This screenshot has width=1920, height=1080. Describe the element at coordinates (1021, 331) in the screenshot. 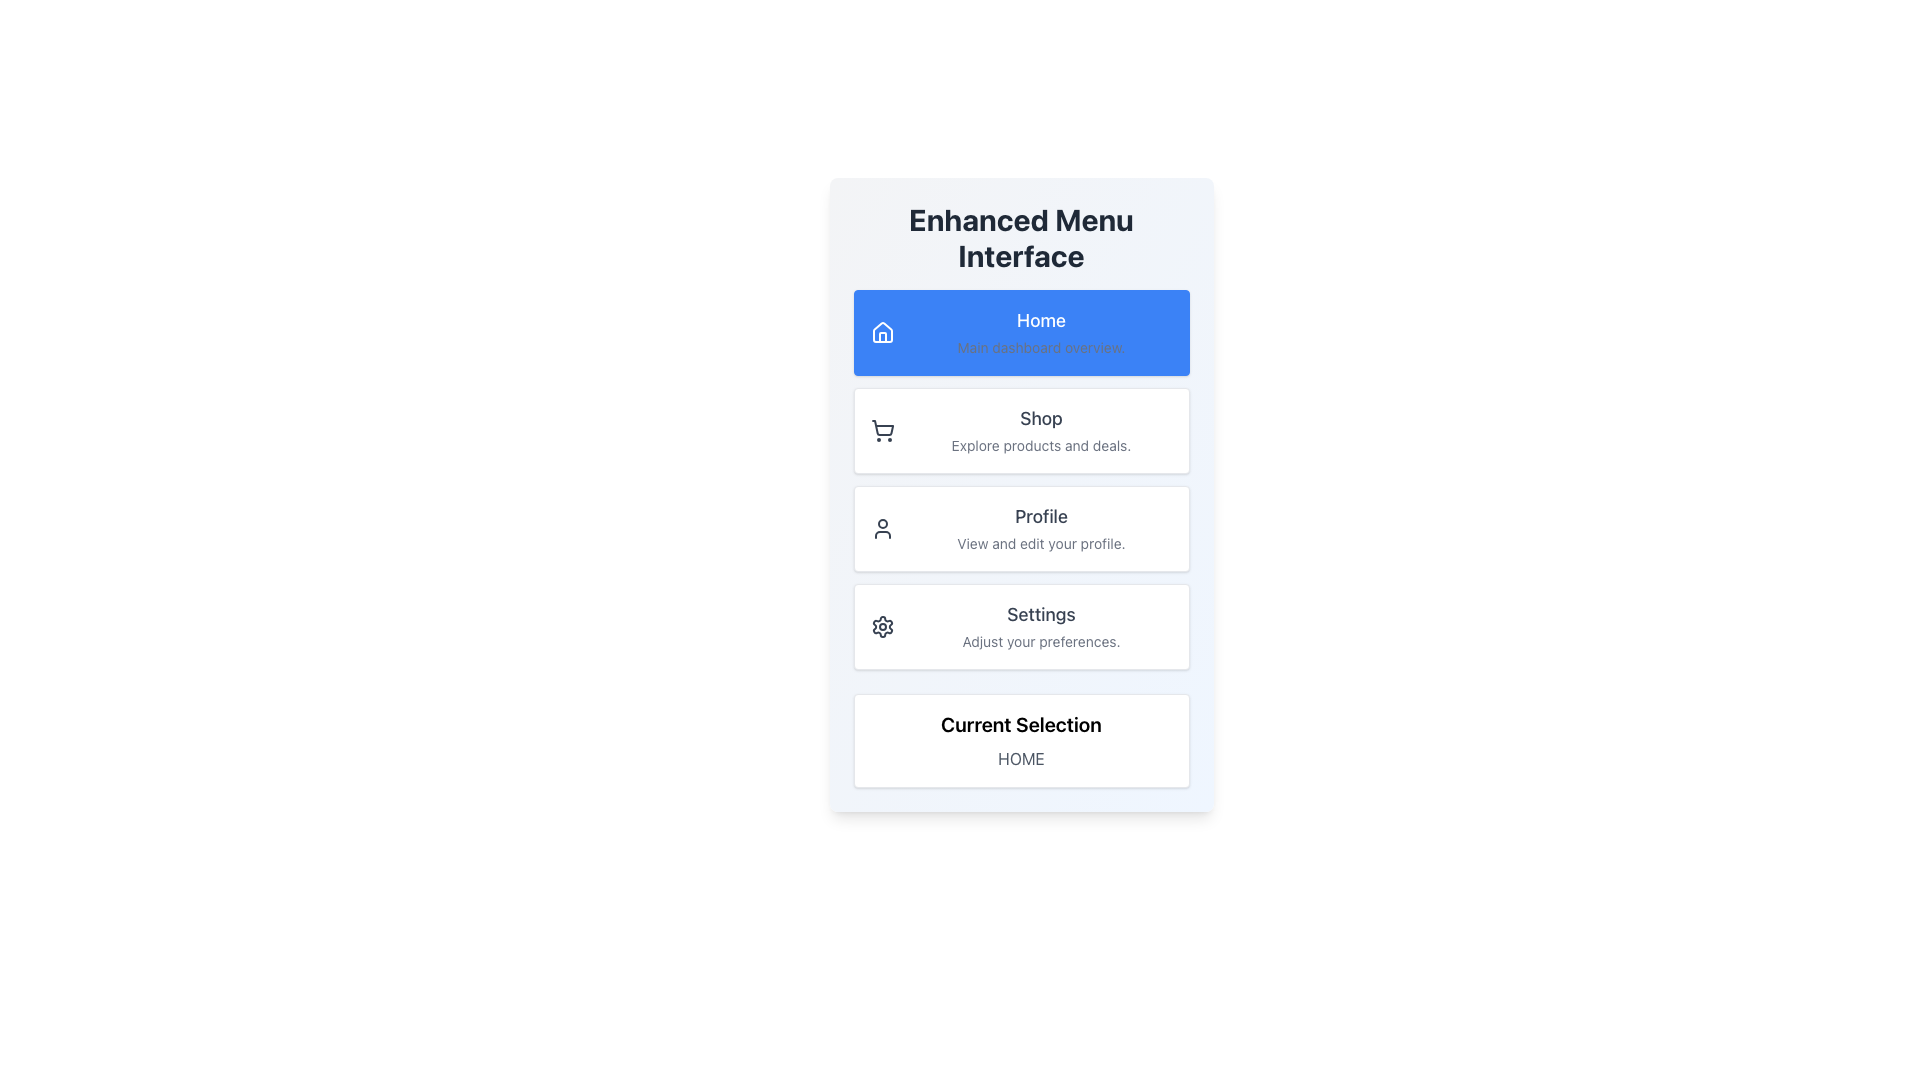

I see `the 'Home' navigational menu button located just below the heading 'Enhanced Menu Interface'` at that location.